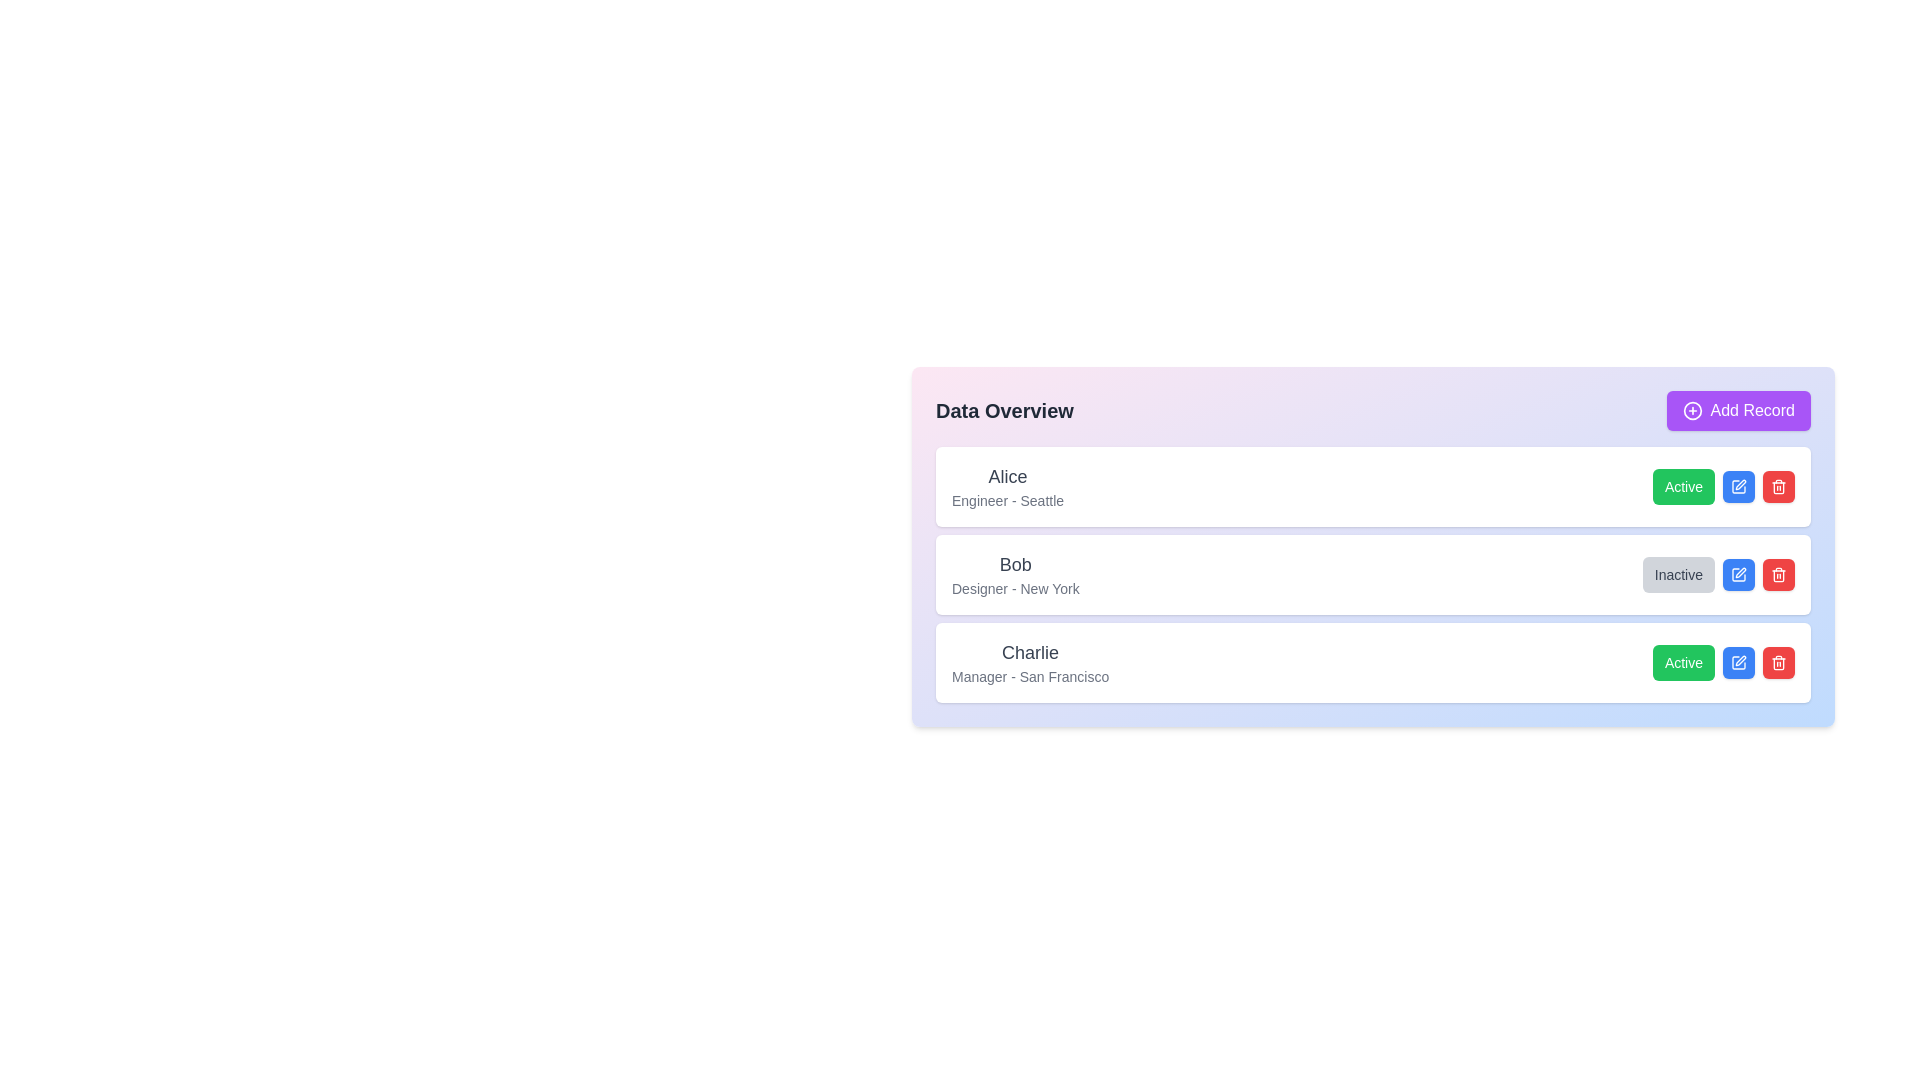  I want to click on the edit button for the individual named 'Bob' to initiate the edit action, so click(1737, 574).